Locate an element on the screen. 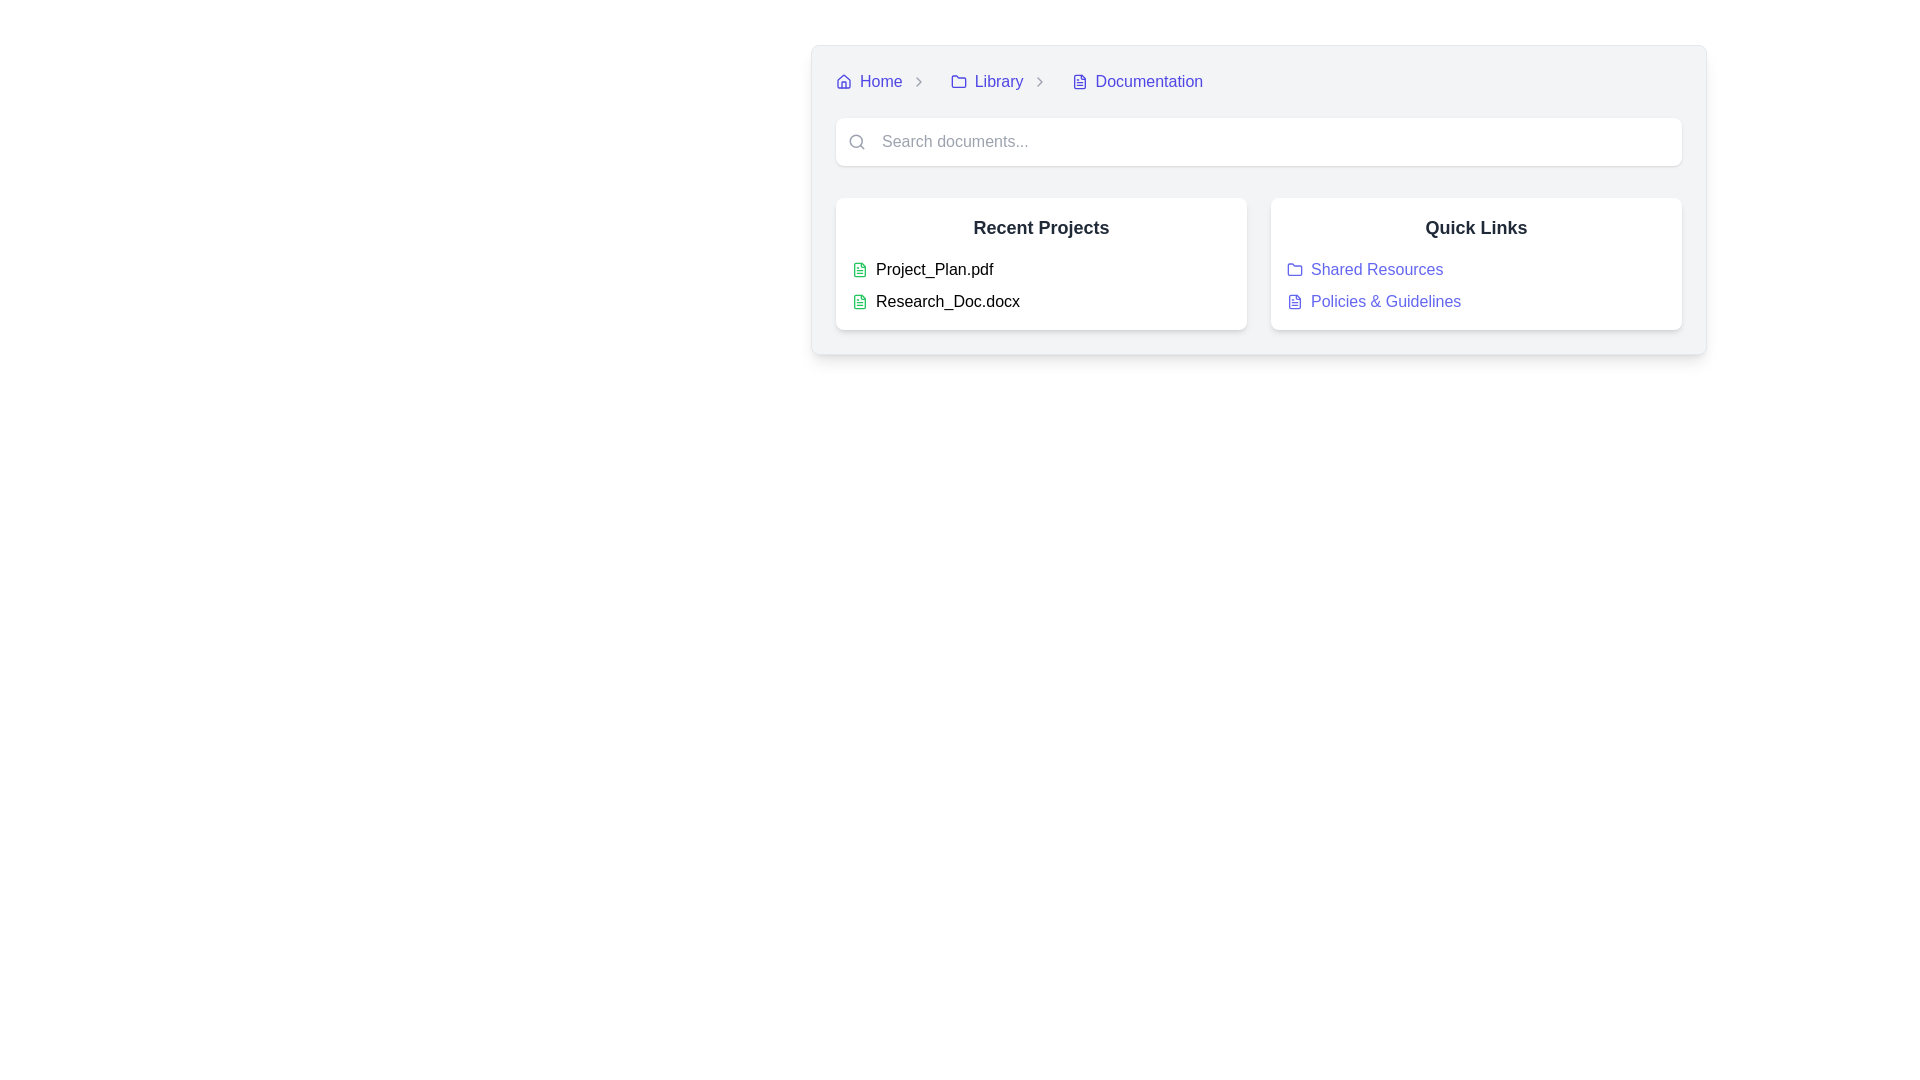  the document file icon located to the left of the text 'Research_Doc.docx' in the 'Recent Projects' section under the right card of the two-card layout is located at coordinates (859, 301).